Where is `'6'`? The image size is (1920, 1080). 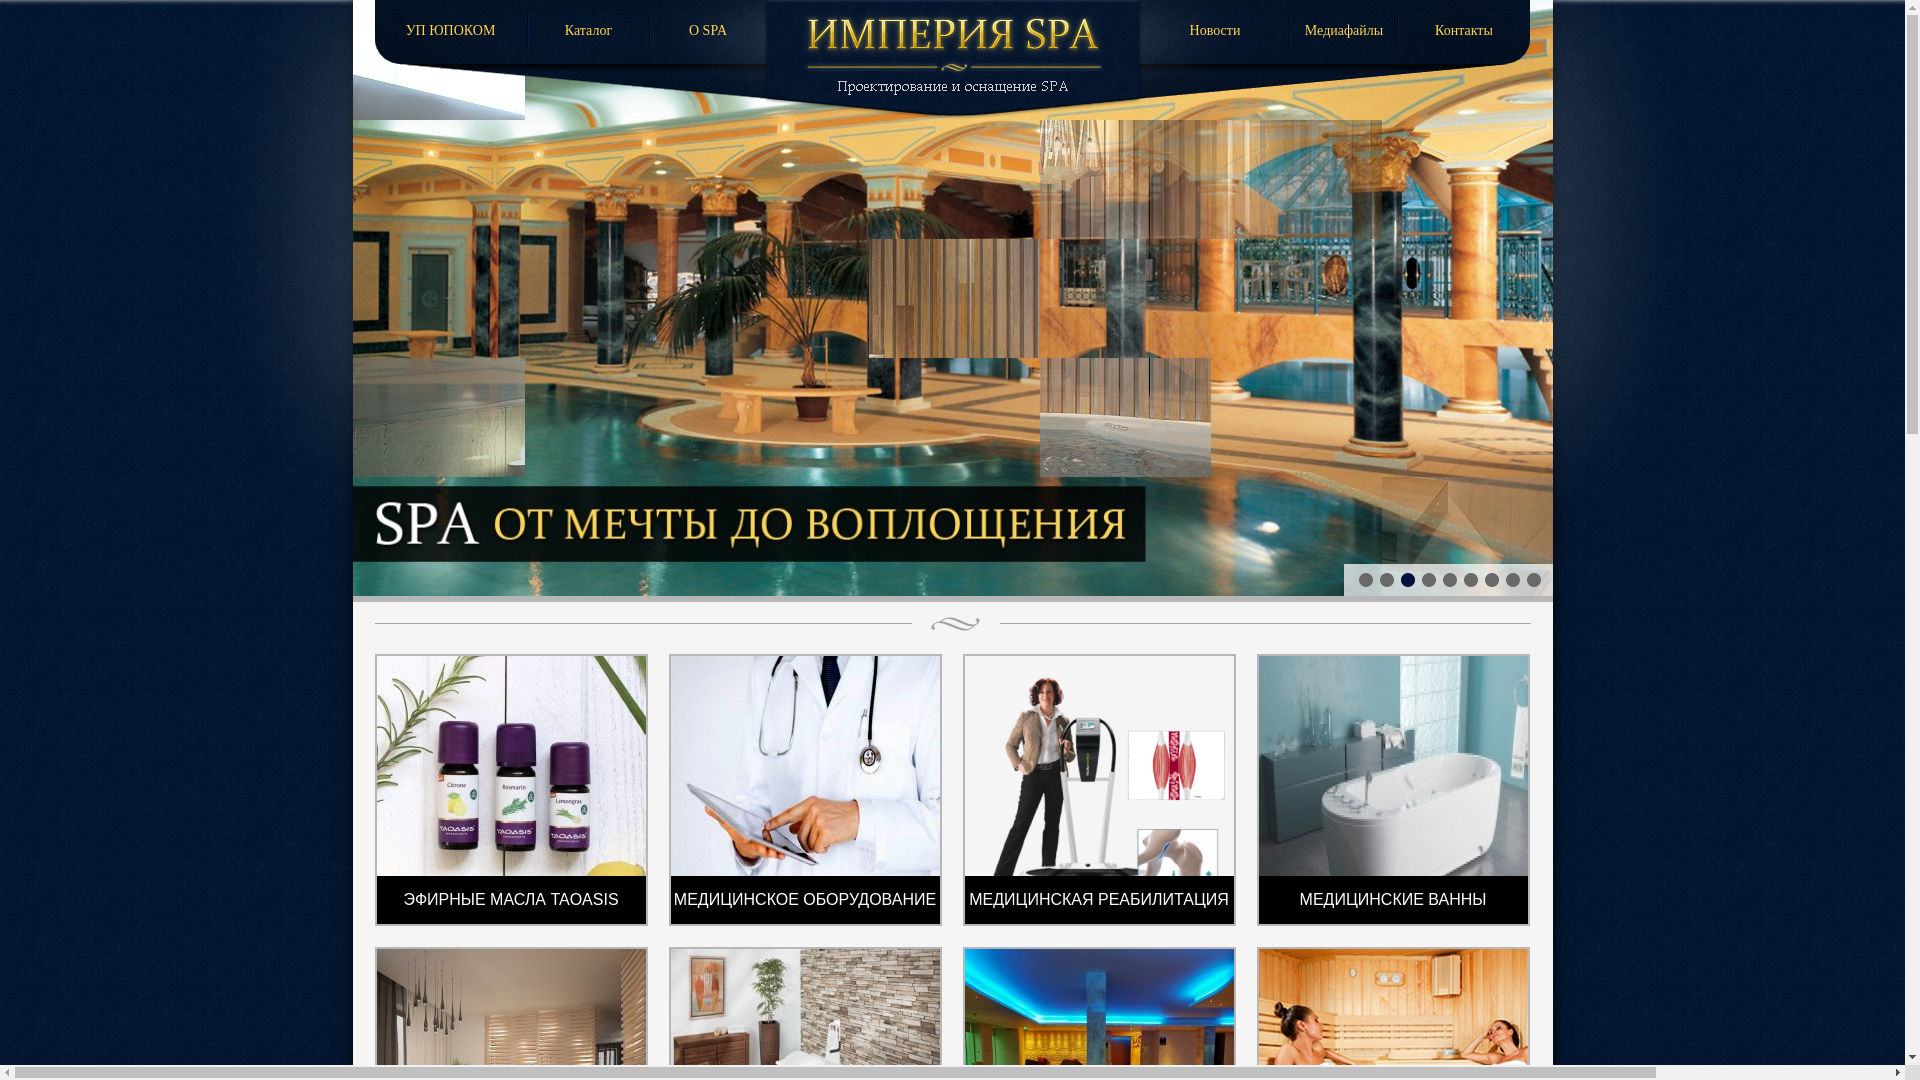
'6' is located at coordinates (1470, 579).